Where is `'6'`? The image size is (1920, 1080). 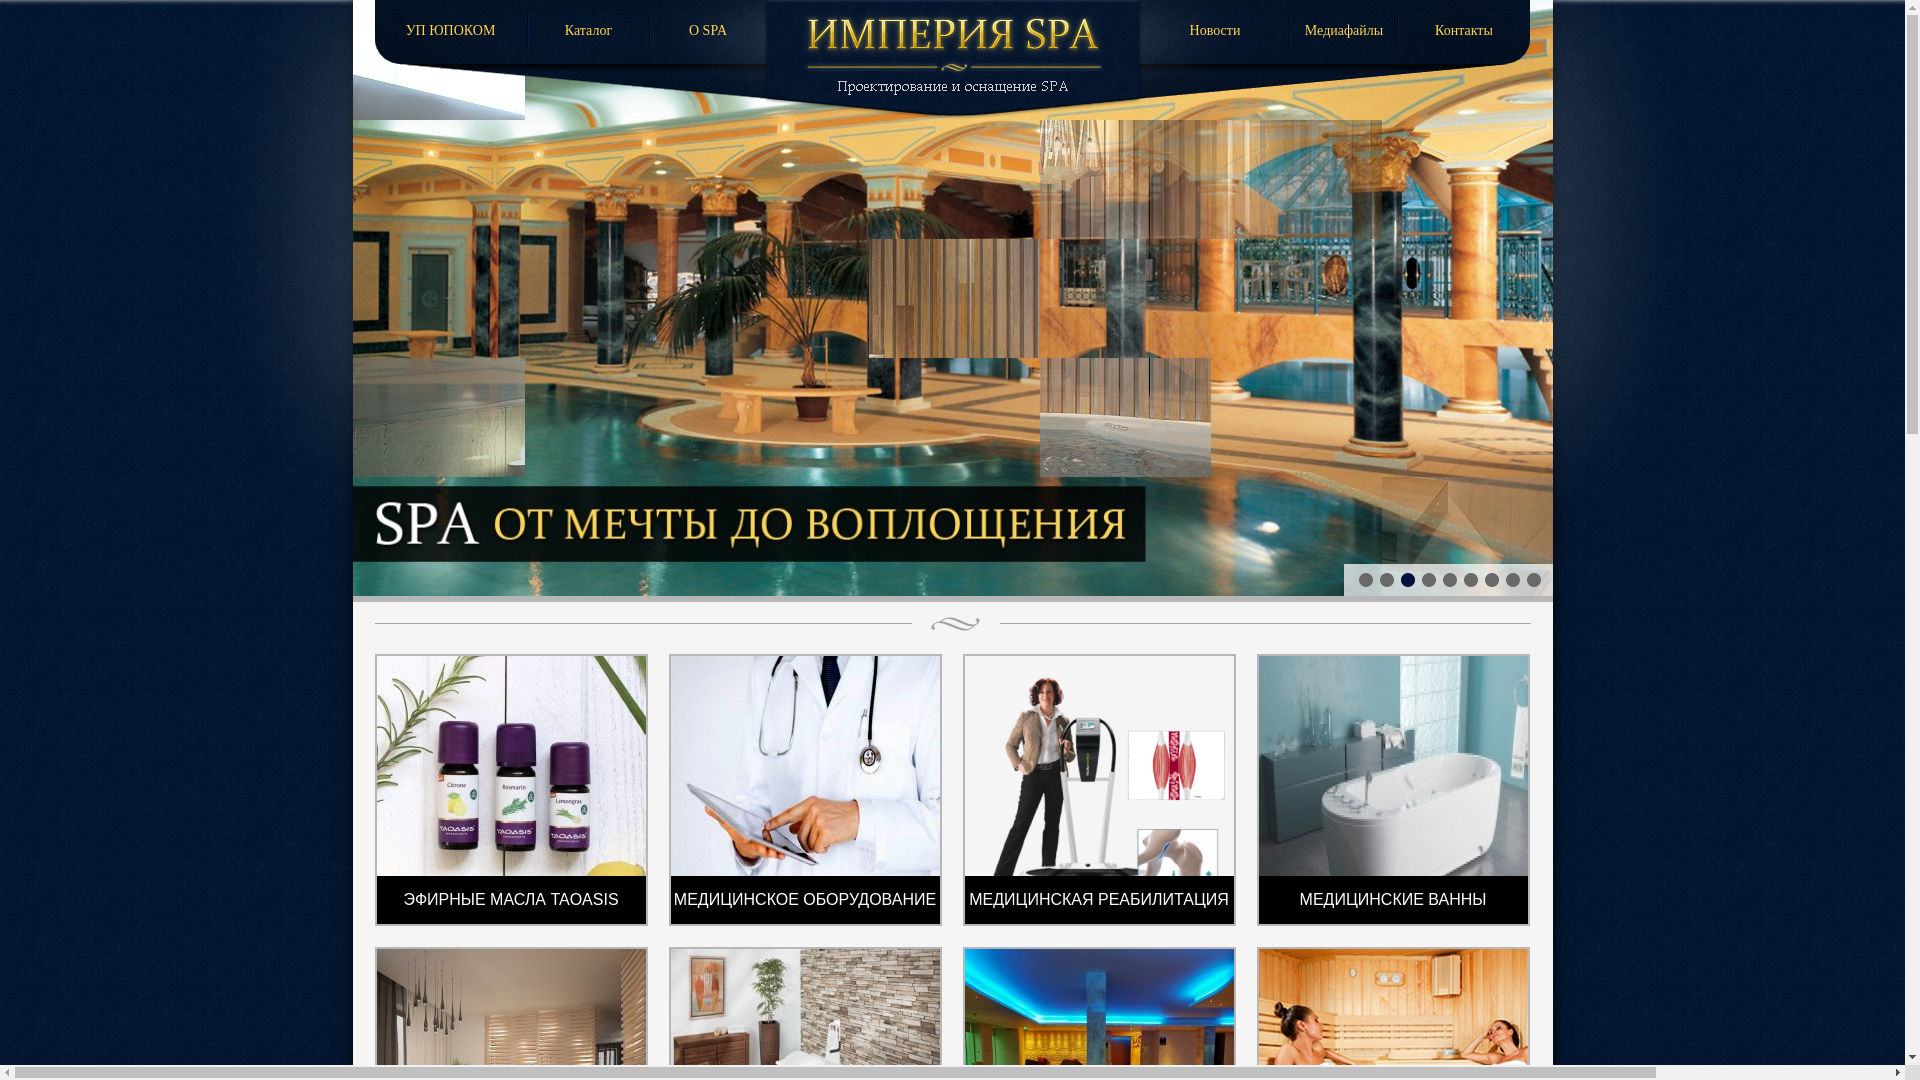
'6' is located at coordinates (1470, 579).